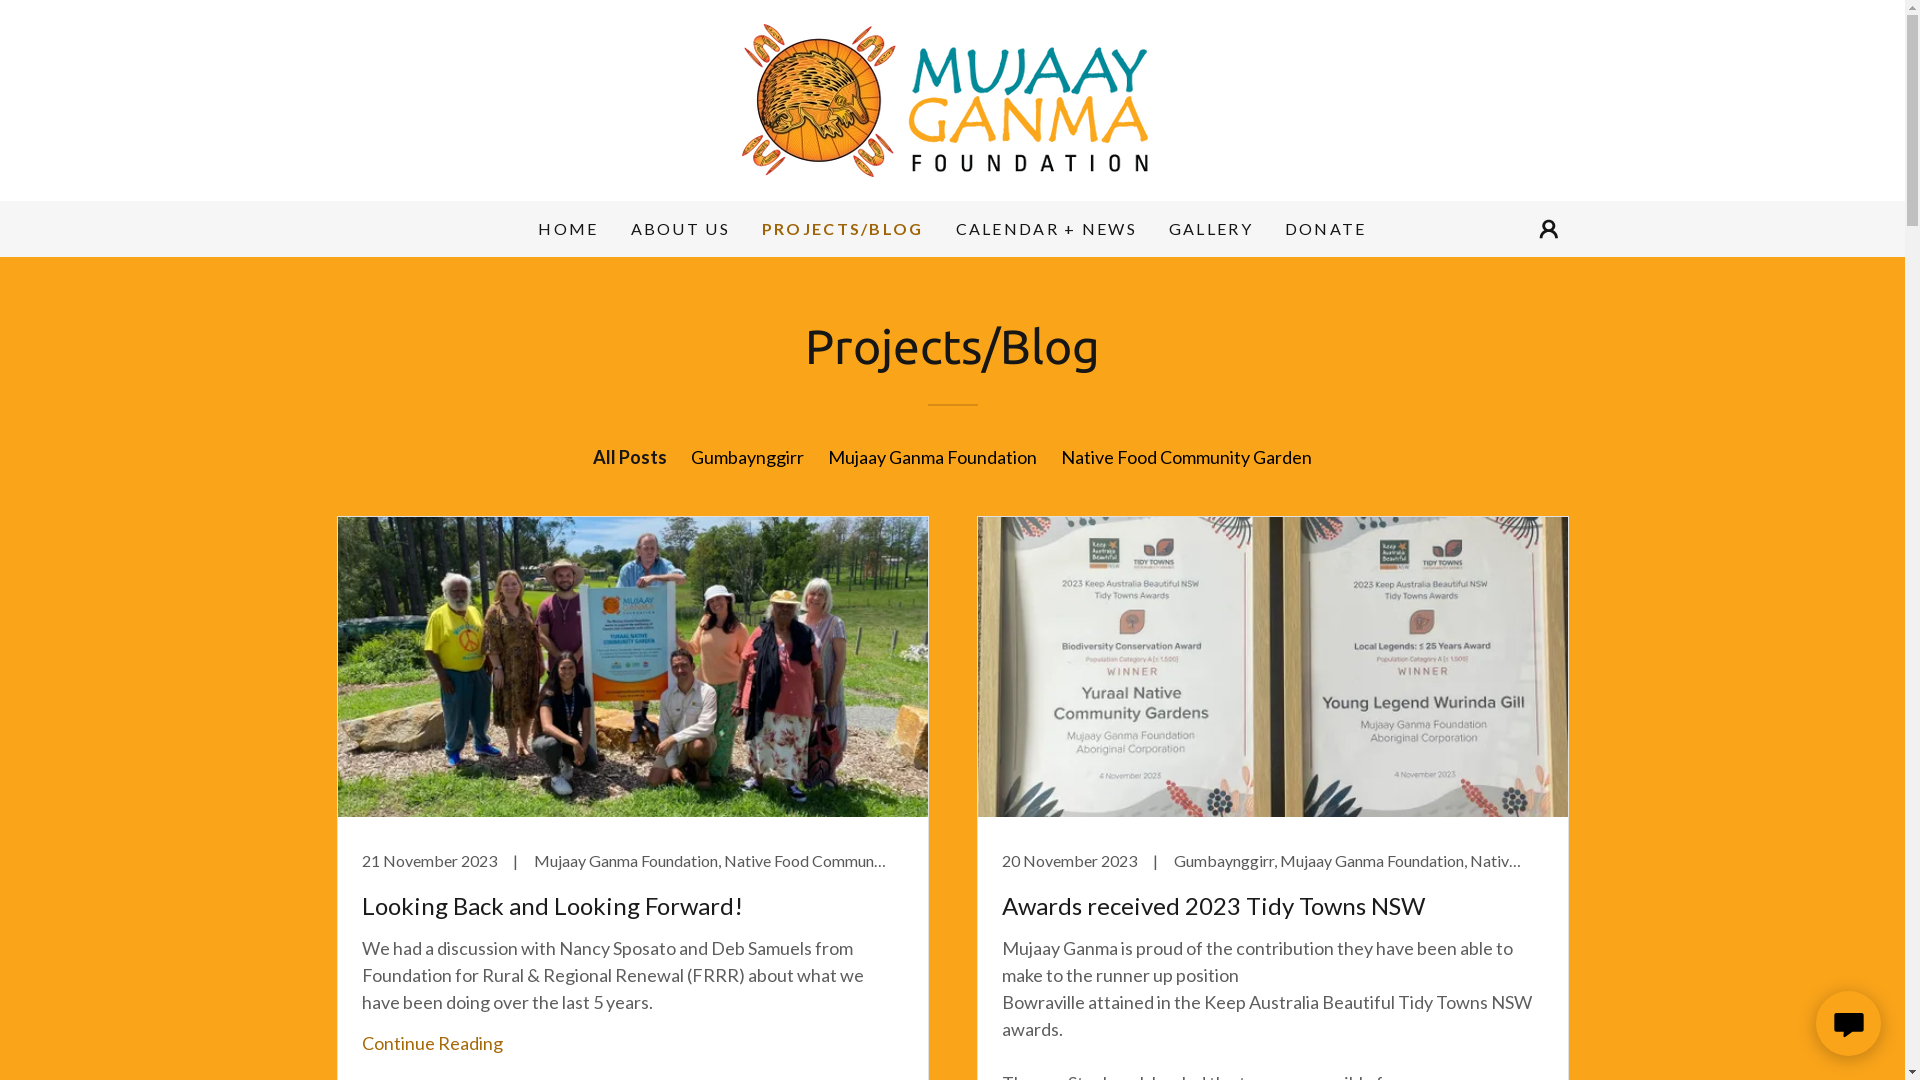 The height and width of the screenshot is (1080, 1920). What do you see at coordinates (931, 456) in the screenshot?
I see `'Mujaay Ganma Foundation'` at bounding box center [931, 456].